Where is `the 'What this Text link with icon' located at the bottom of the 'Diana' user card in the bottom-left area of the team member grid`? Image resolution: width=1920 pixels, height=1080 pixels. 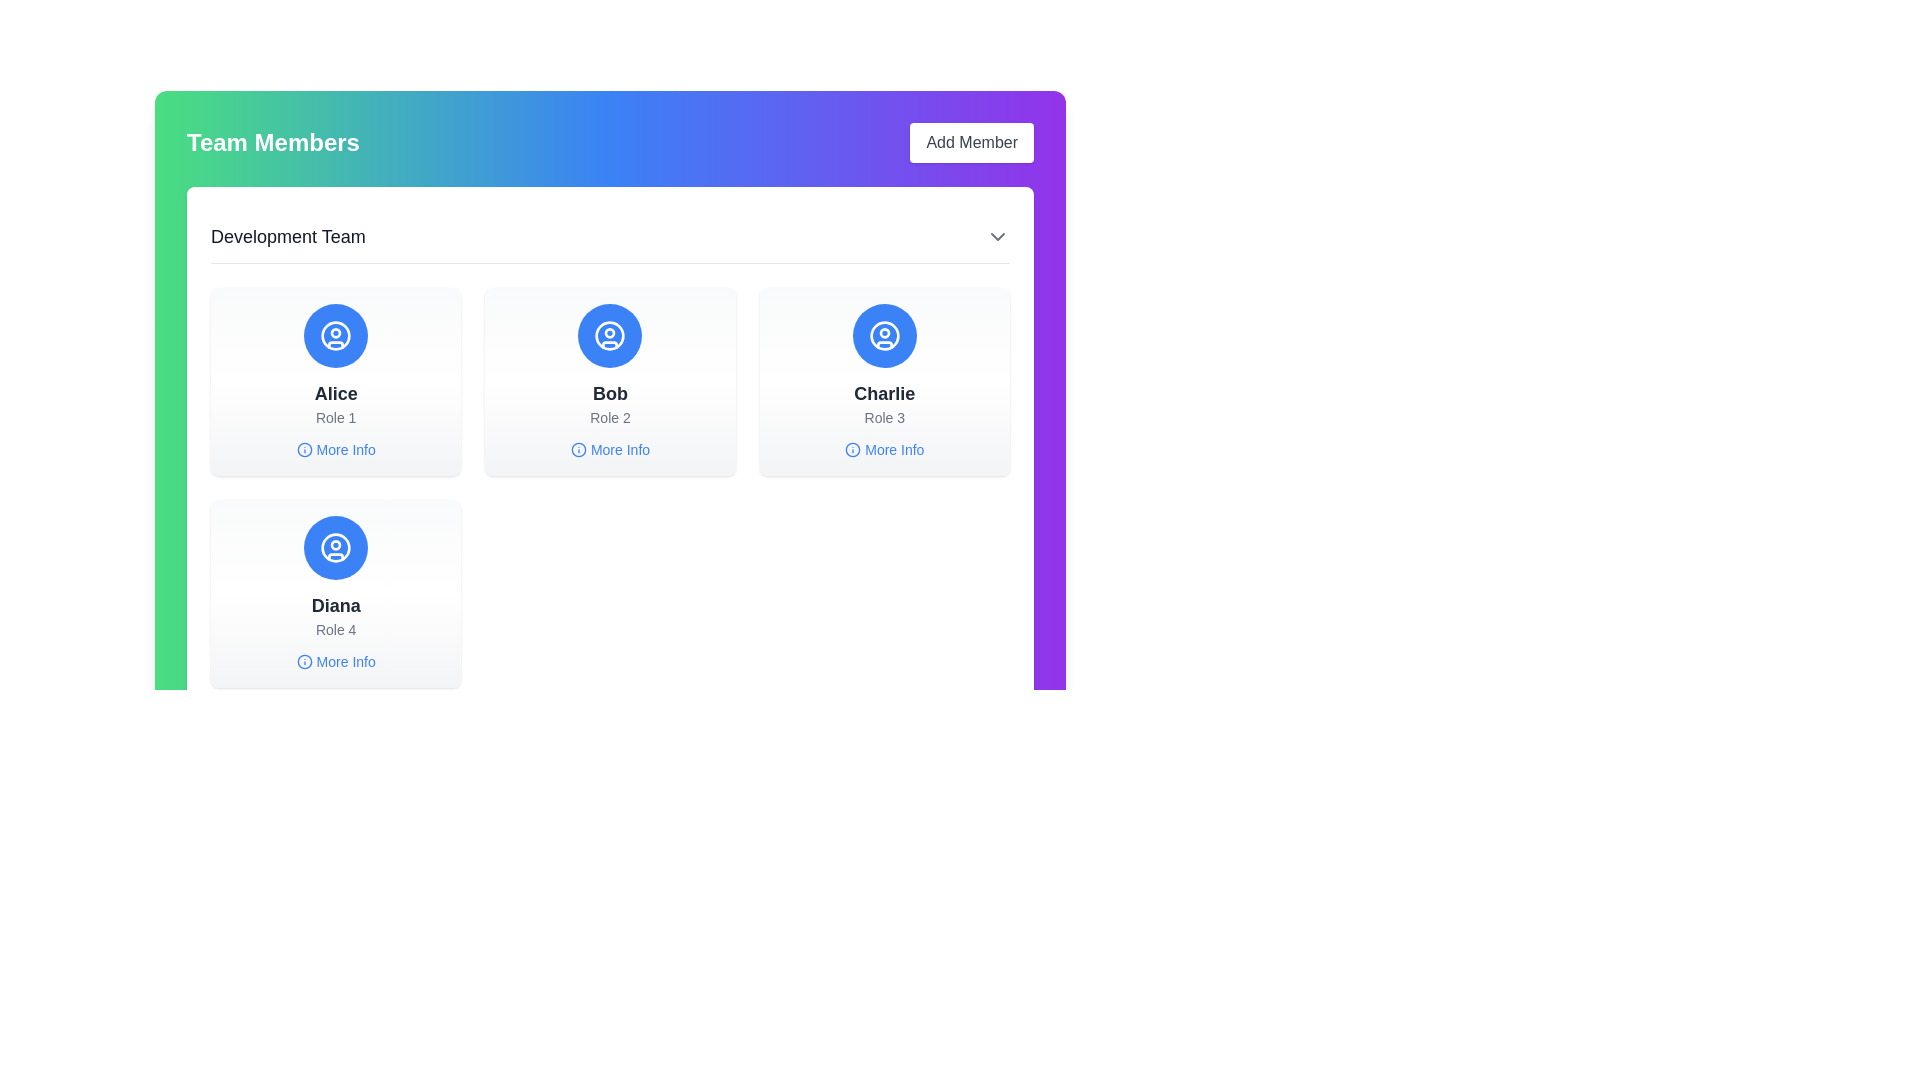
the 'What this Text link with icon' located at the bottom of the 'Diana' user card in the bottom-left area of the team member grid is located at coordinates (336, 662).